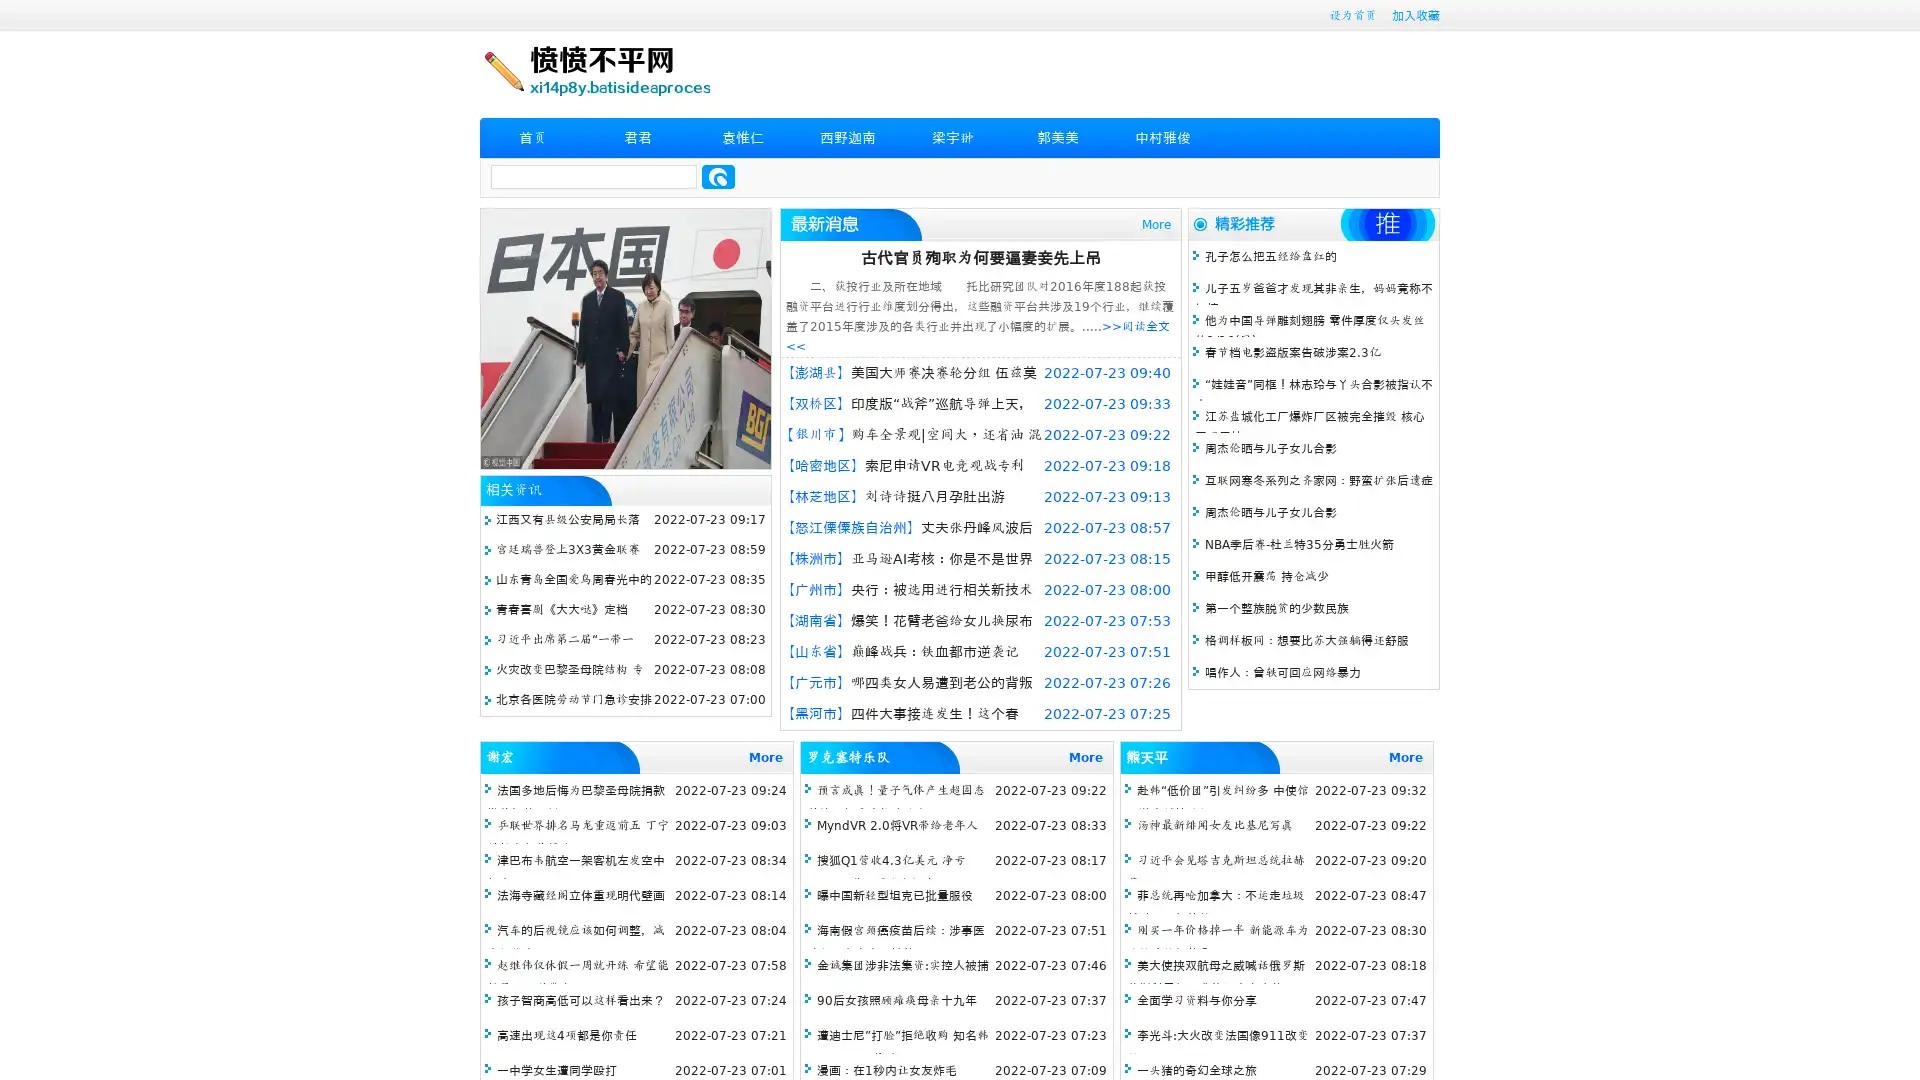 The width and height of the screenshot is (1920, 1080). I want to click on Search, so click(718, 176).